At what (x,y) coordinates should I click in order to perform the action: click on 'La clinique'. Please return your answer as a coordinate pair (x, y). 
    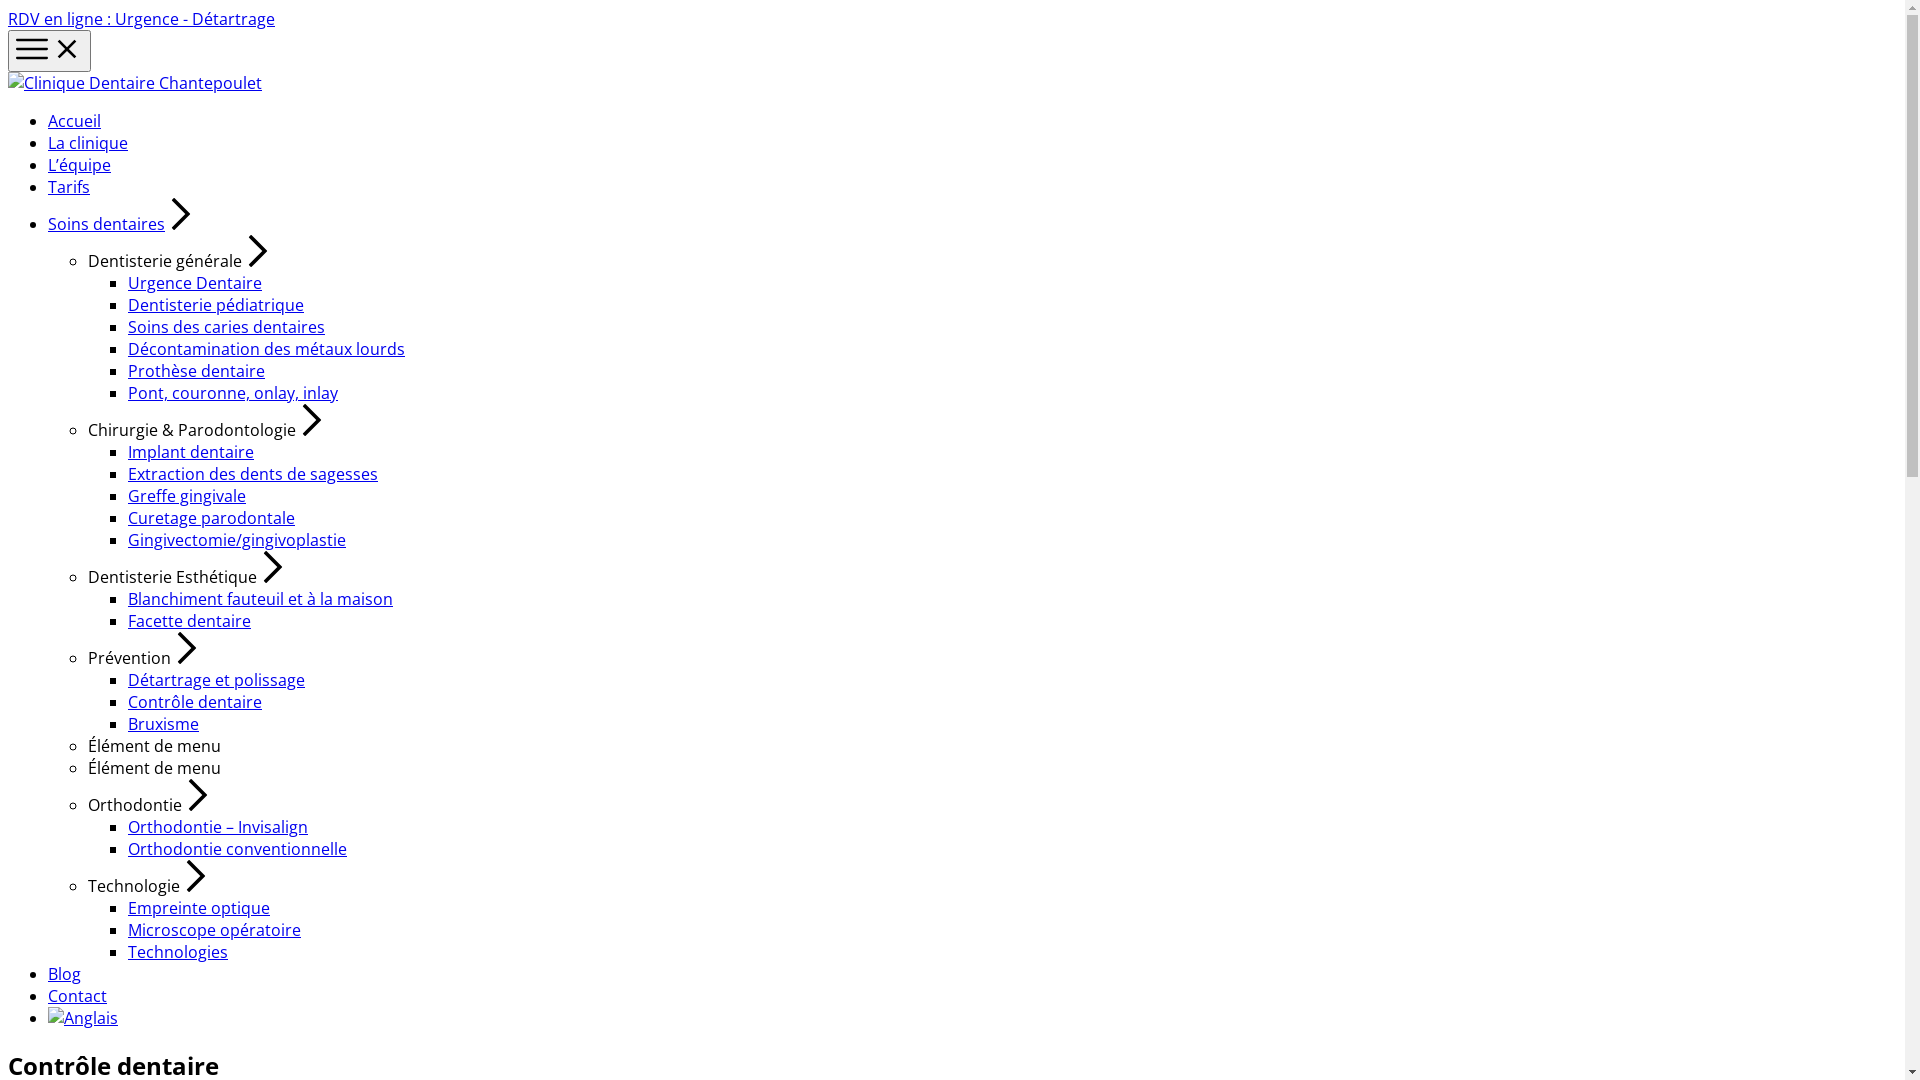
    Looking at the image, I should click on (86, 141).